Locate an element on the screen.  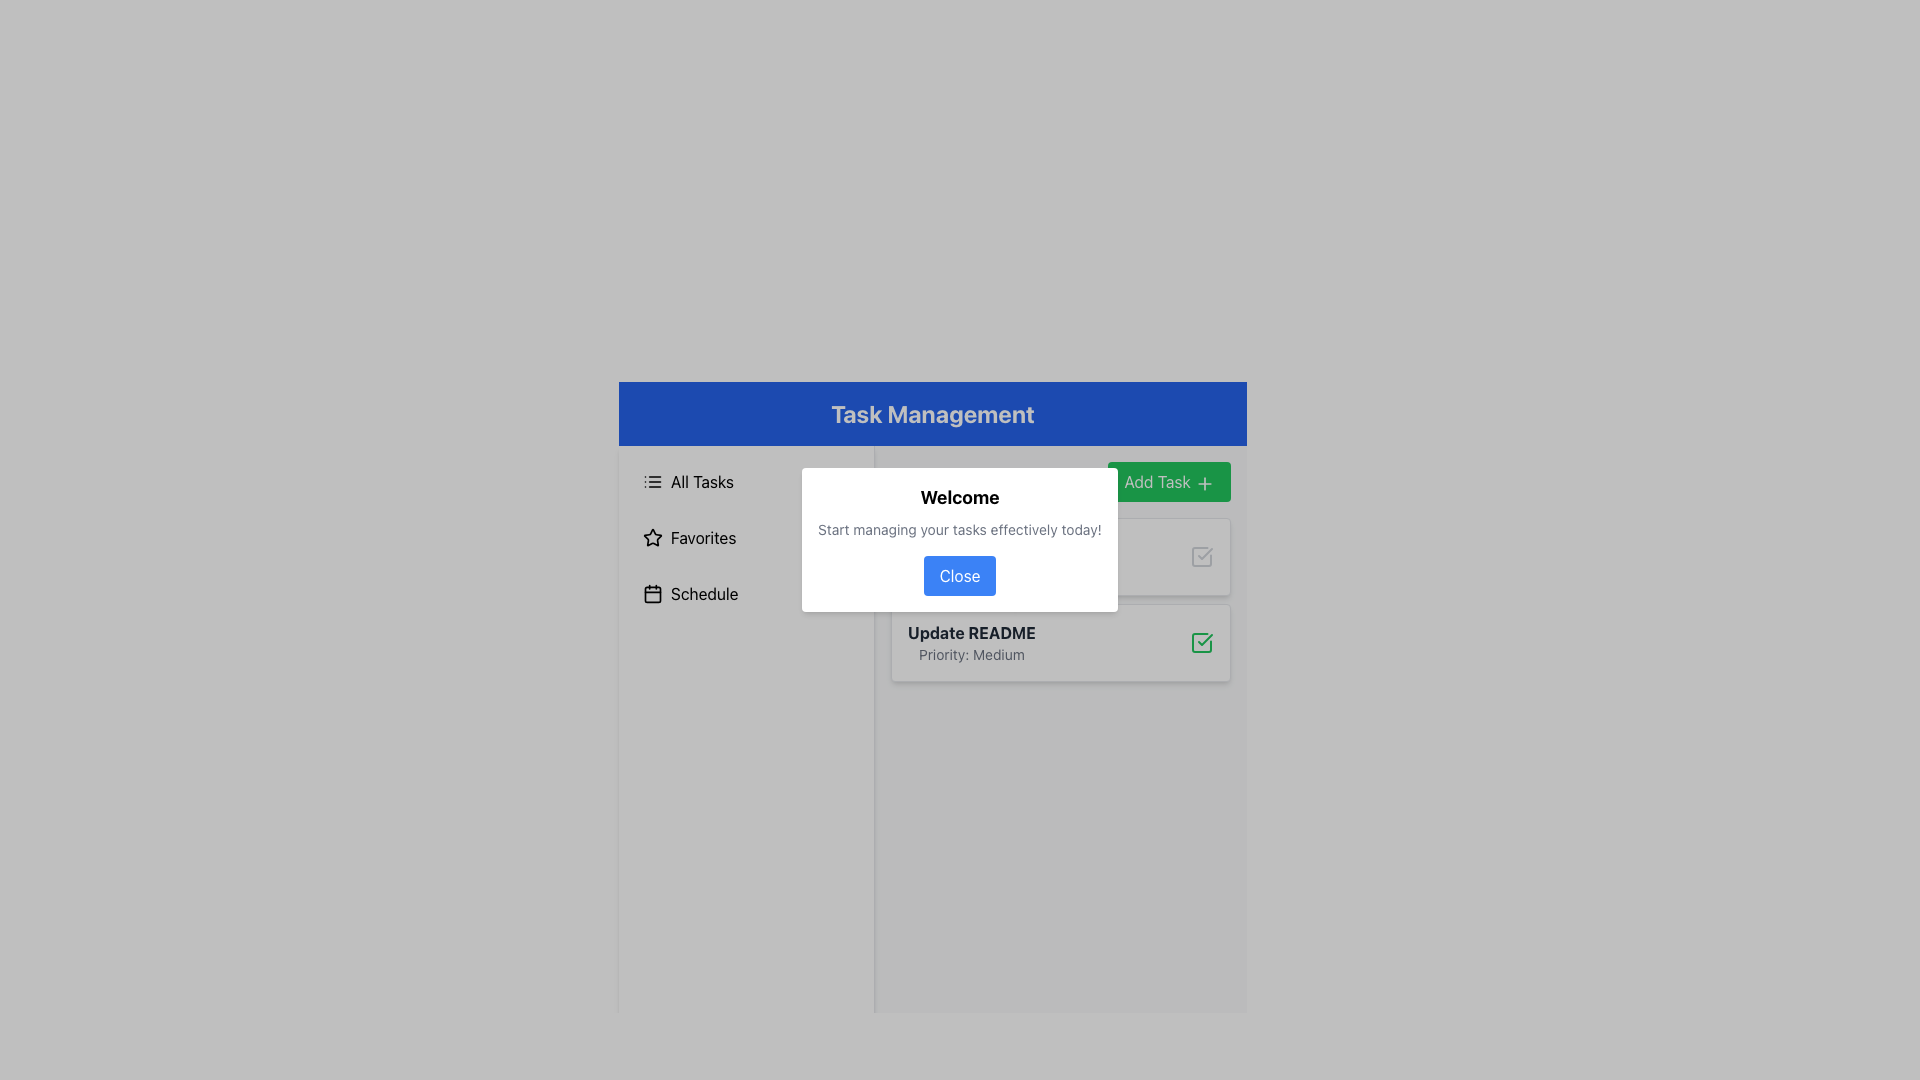
the bold text label displaying 'Welcome' in a white dialog box, positioned prominently at the top of the pop-up is located at coordinates (960, 496).